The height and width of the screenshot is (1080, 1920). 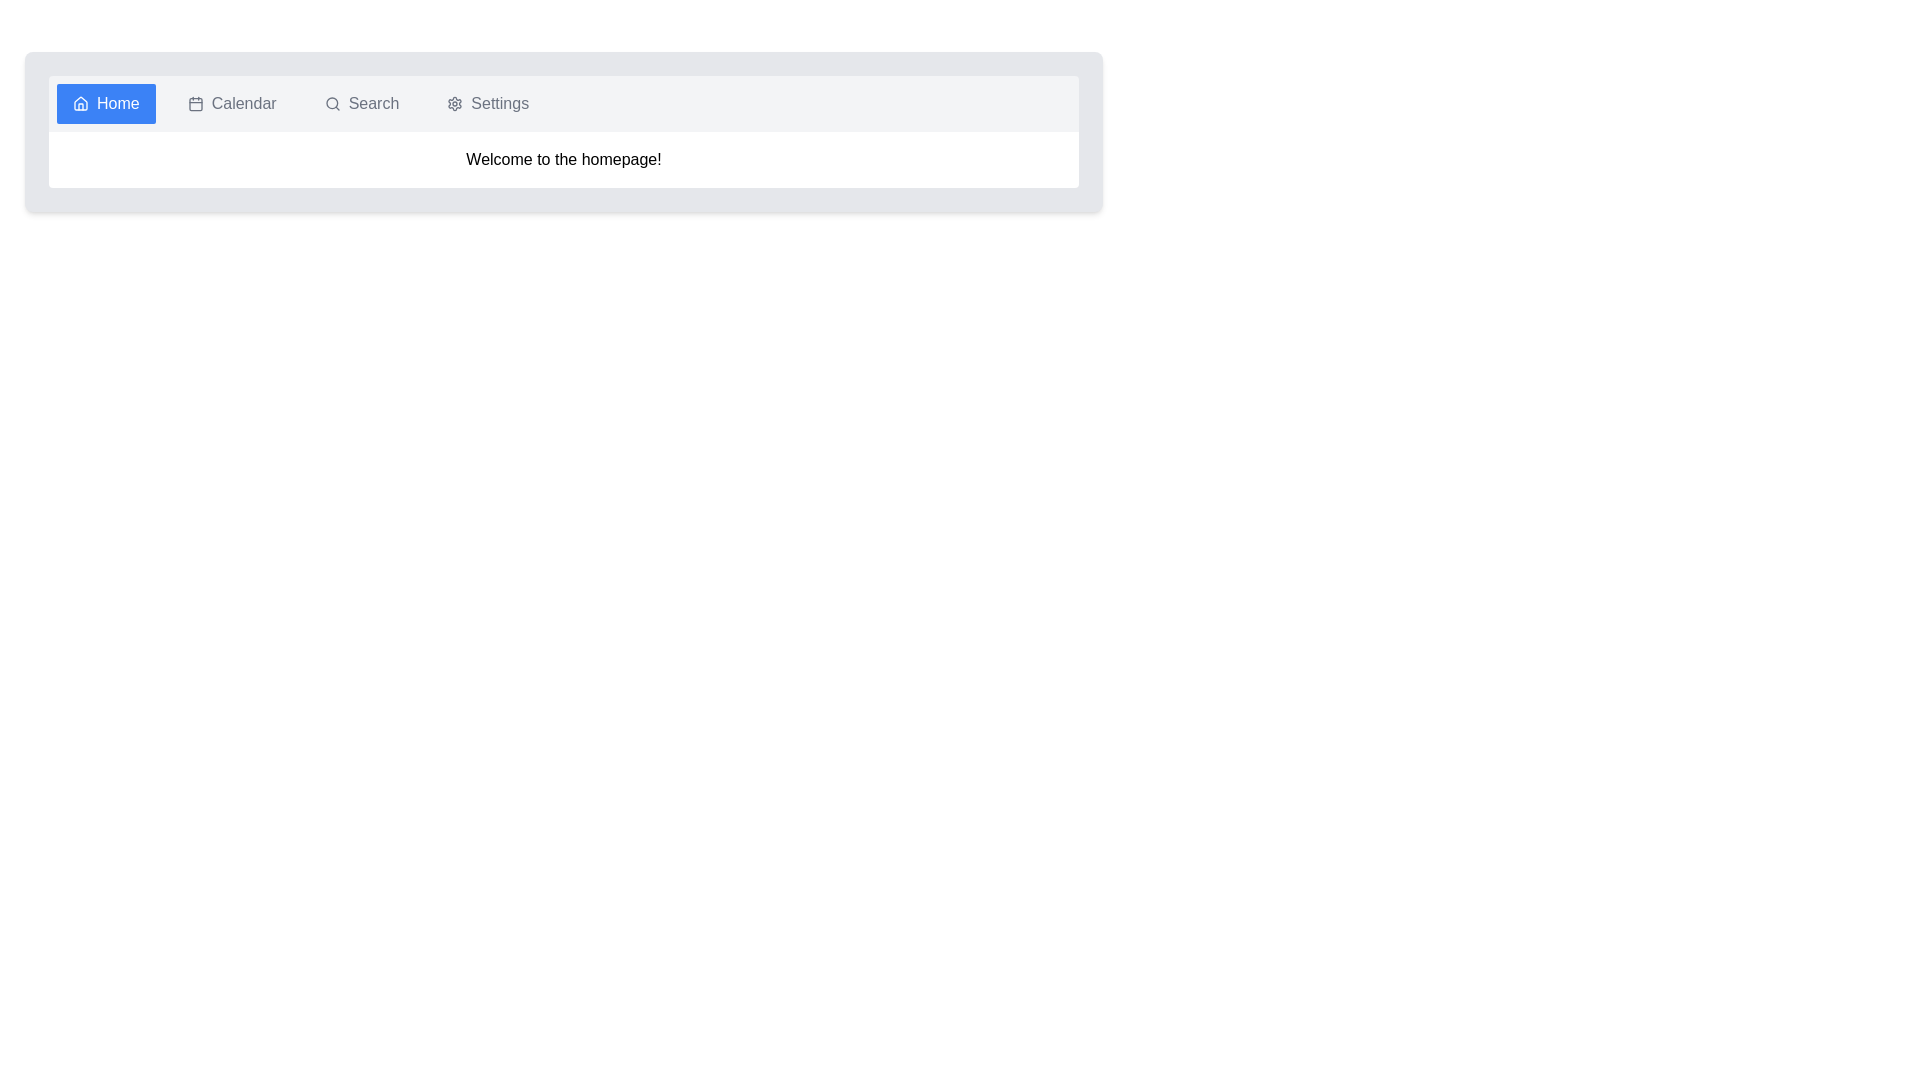 I want to click on the gear-shaped settings icon located in the navigation bar, so click(x=454, y=104).